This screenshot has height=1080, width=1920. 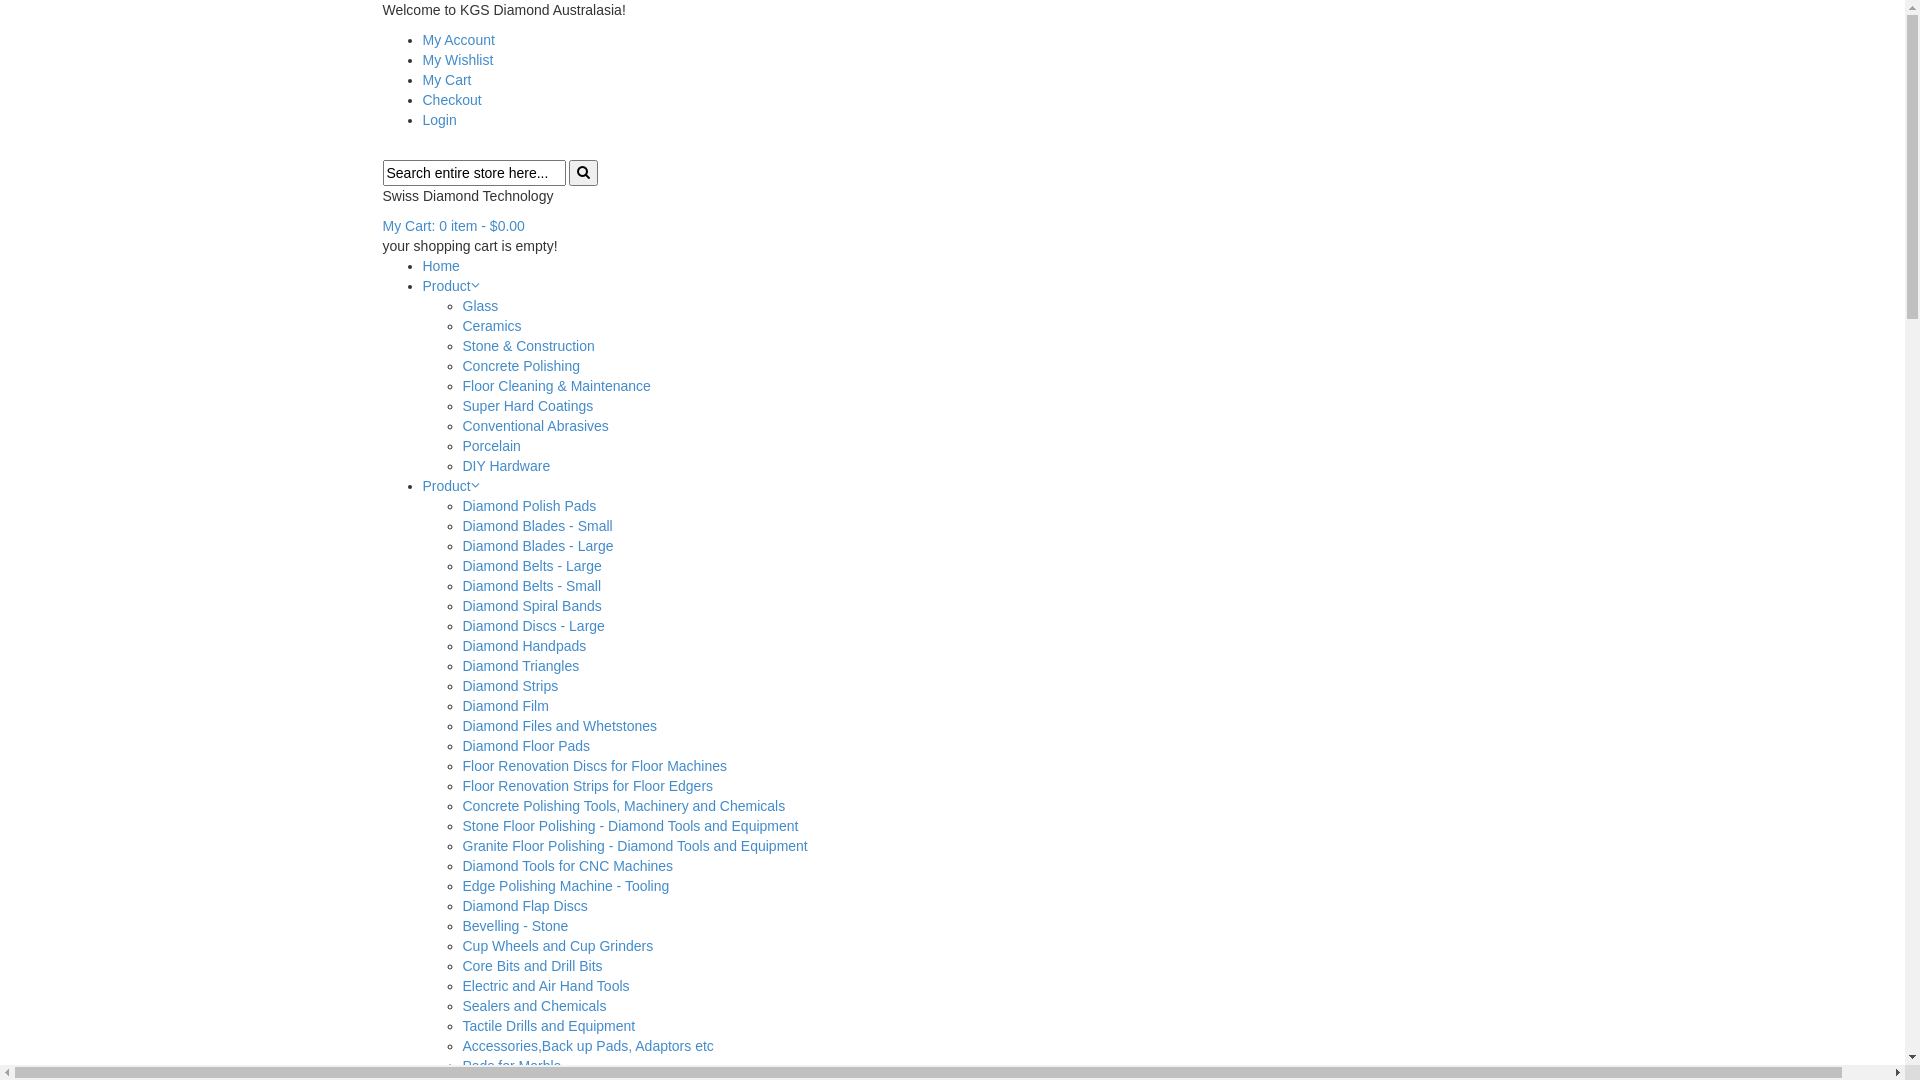 What do you see at coordinates (532, 964) in the screenshot?
I see `'Core Bits and Drill Bits'` at bounding box center [532, 964].